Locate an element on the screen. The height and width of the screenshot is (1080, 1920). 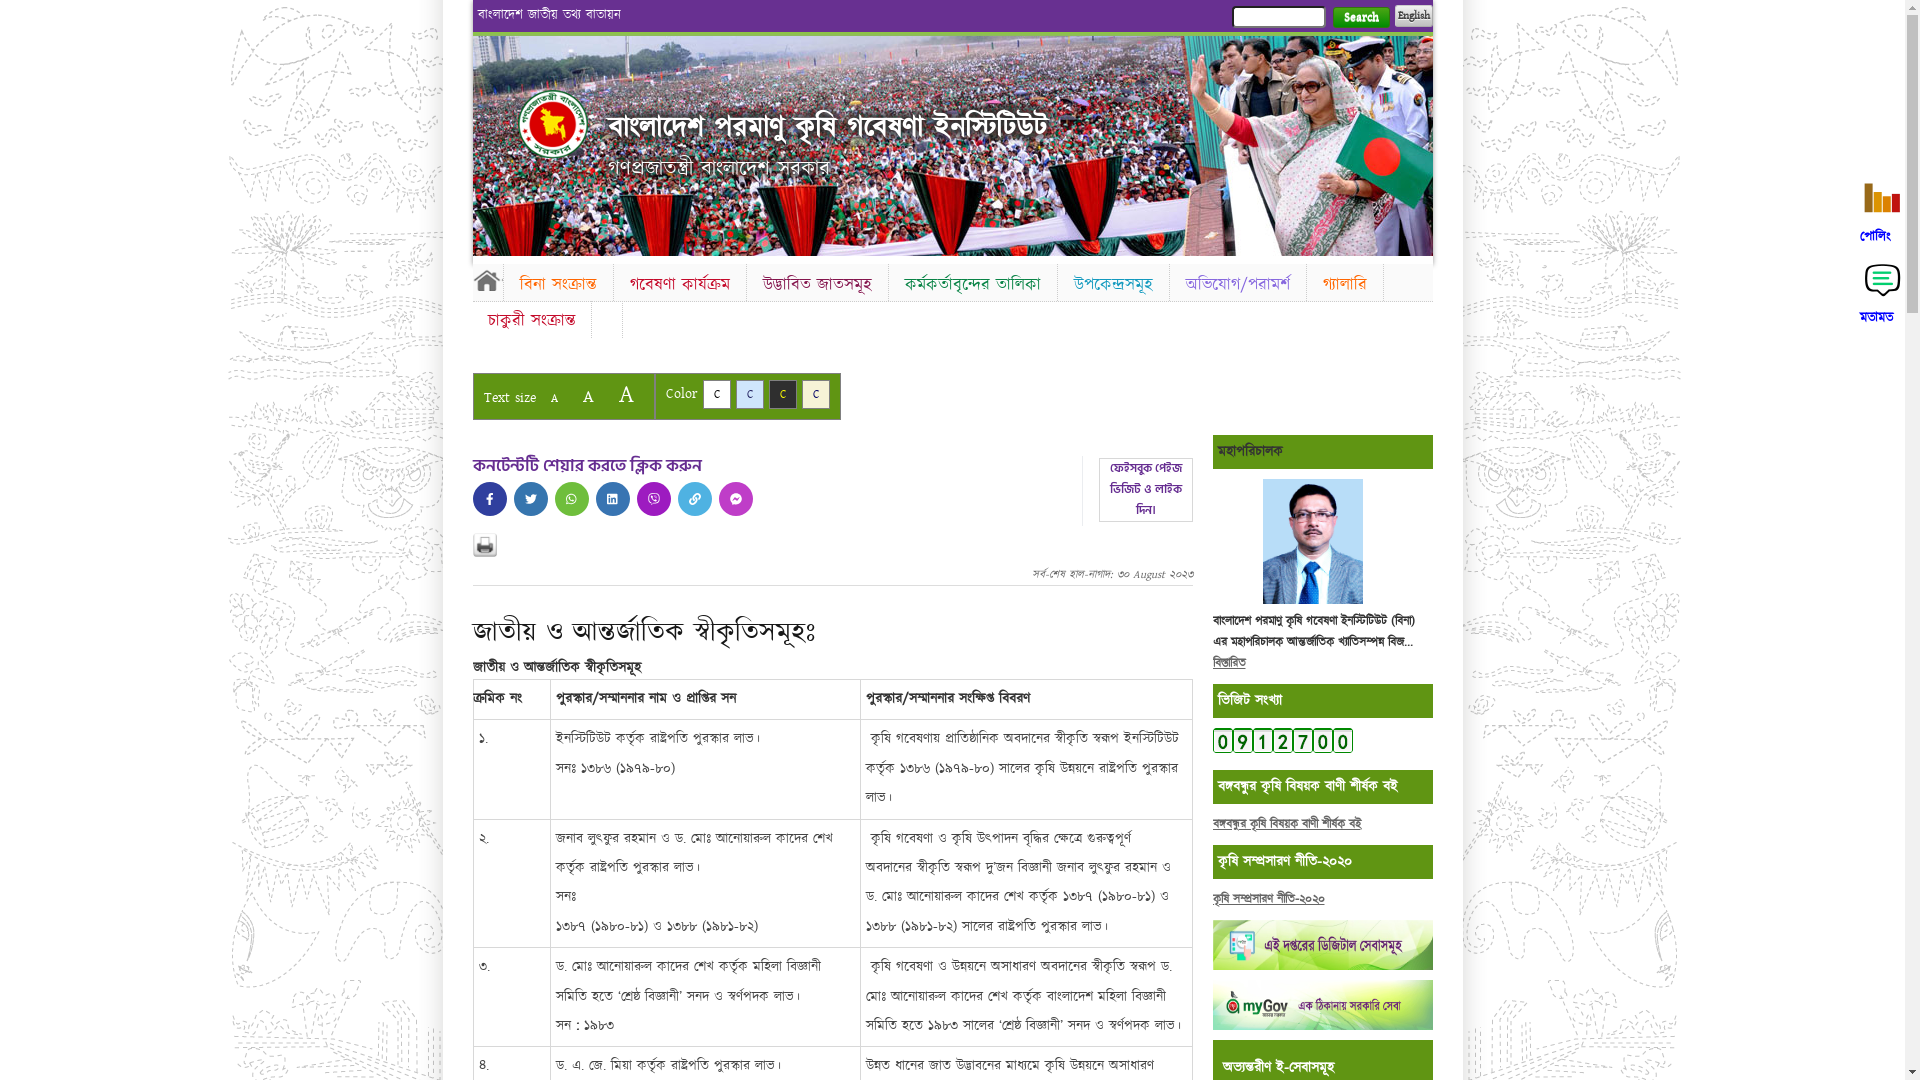
'A' is located at coordinates (624, 394).